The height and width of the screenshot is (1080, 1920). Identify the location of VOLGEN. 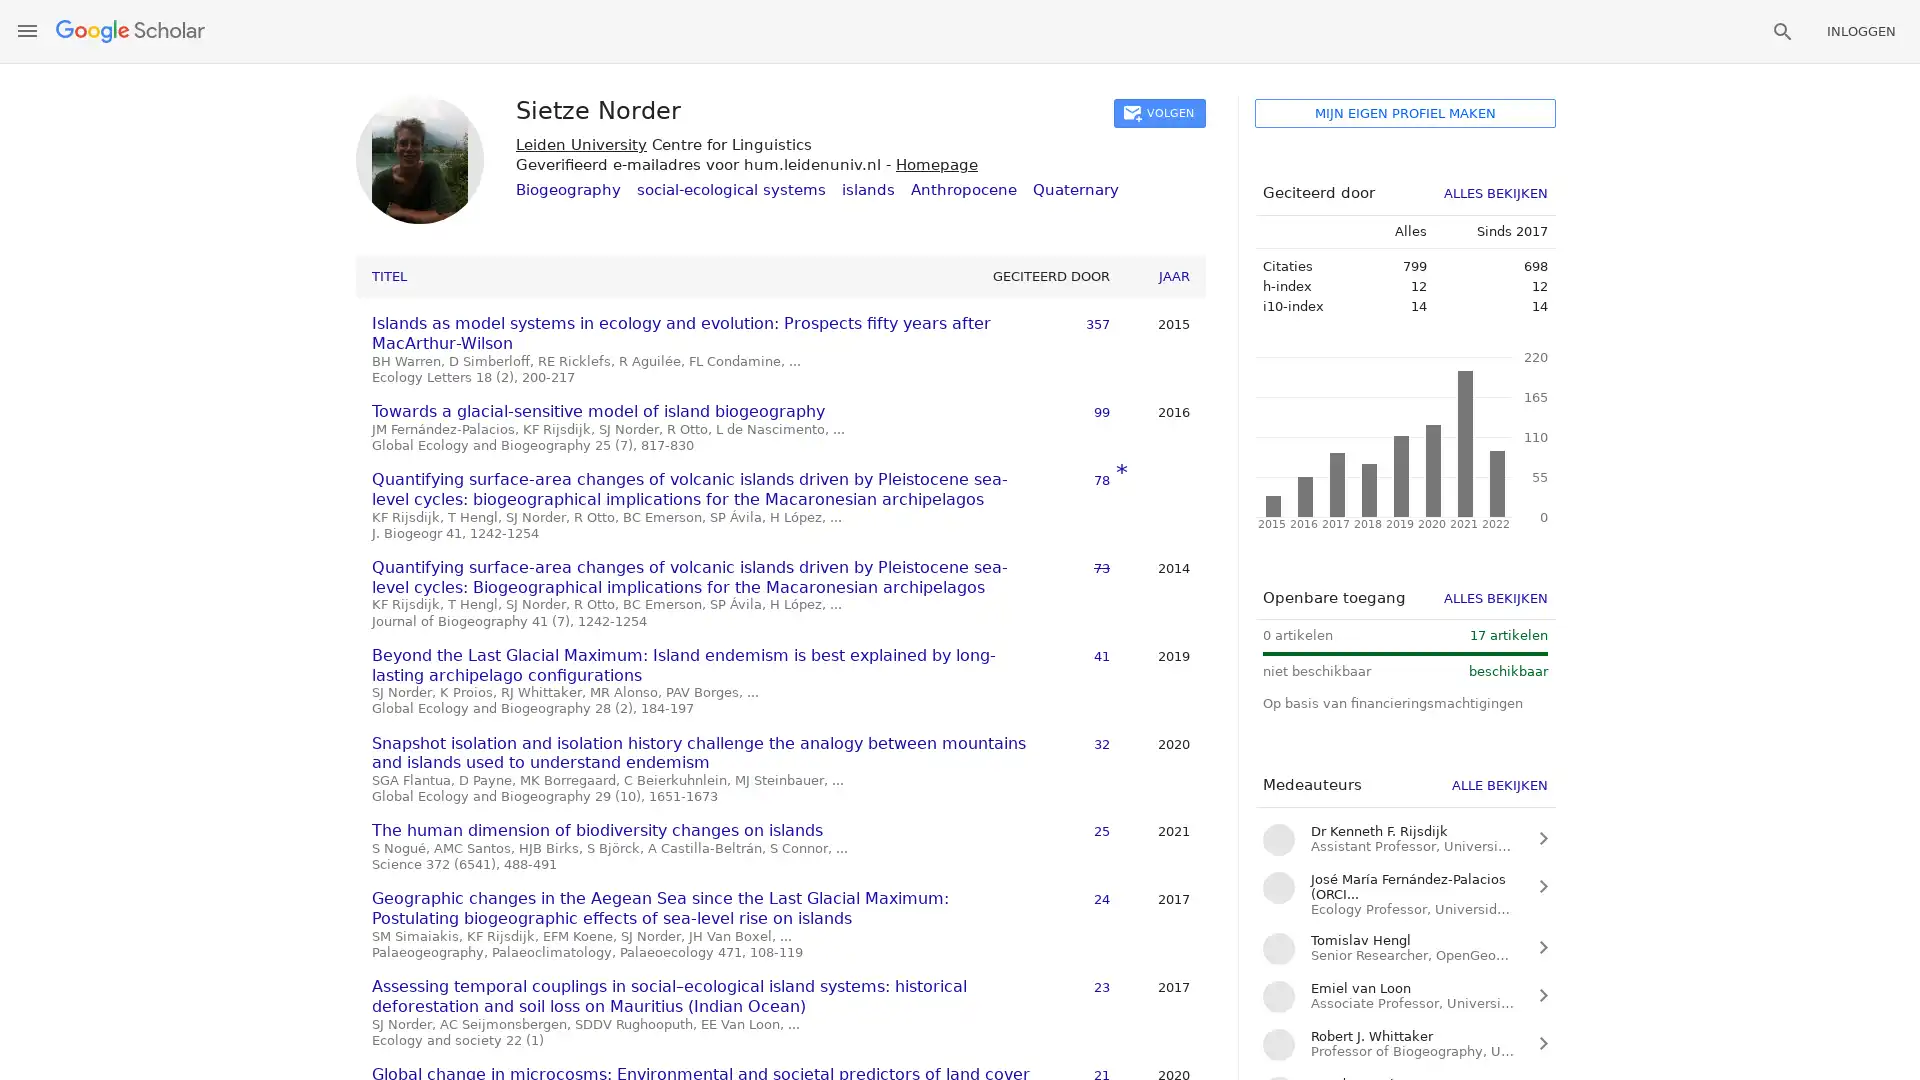
(1160, 113).